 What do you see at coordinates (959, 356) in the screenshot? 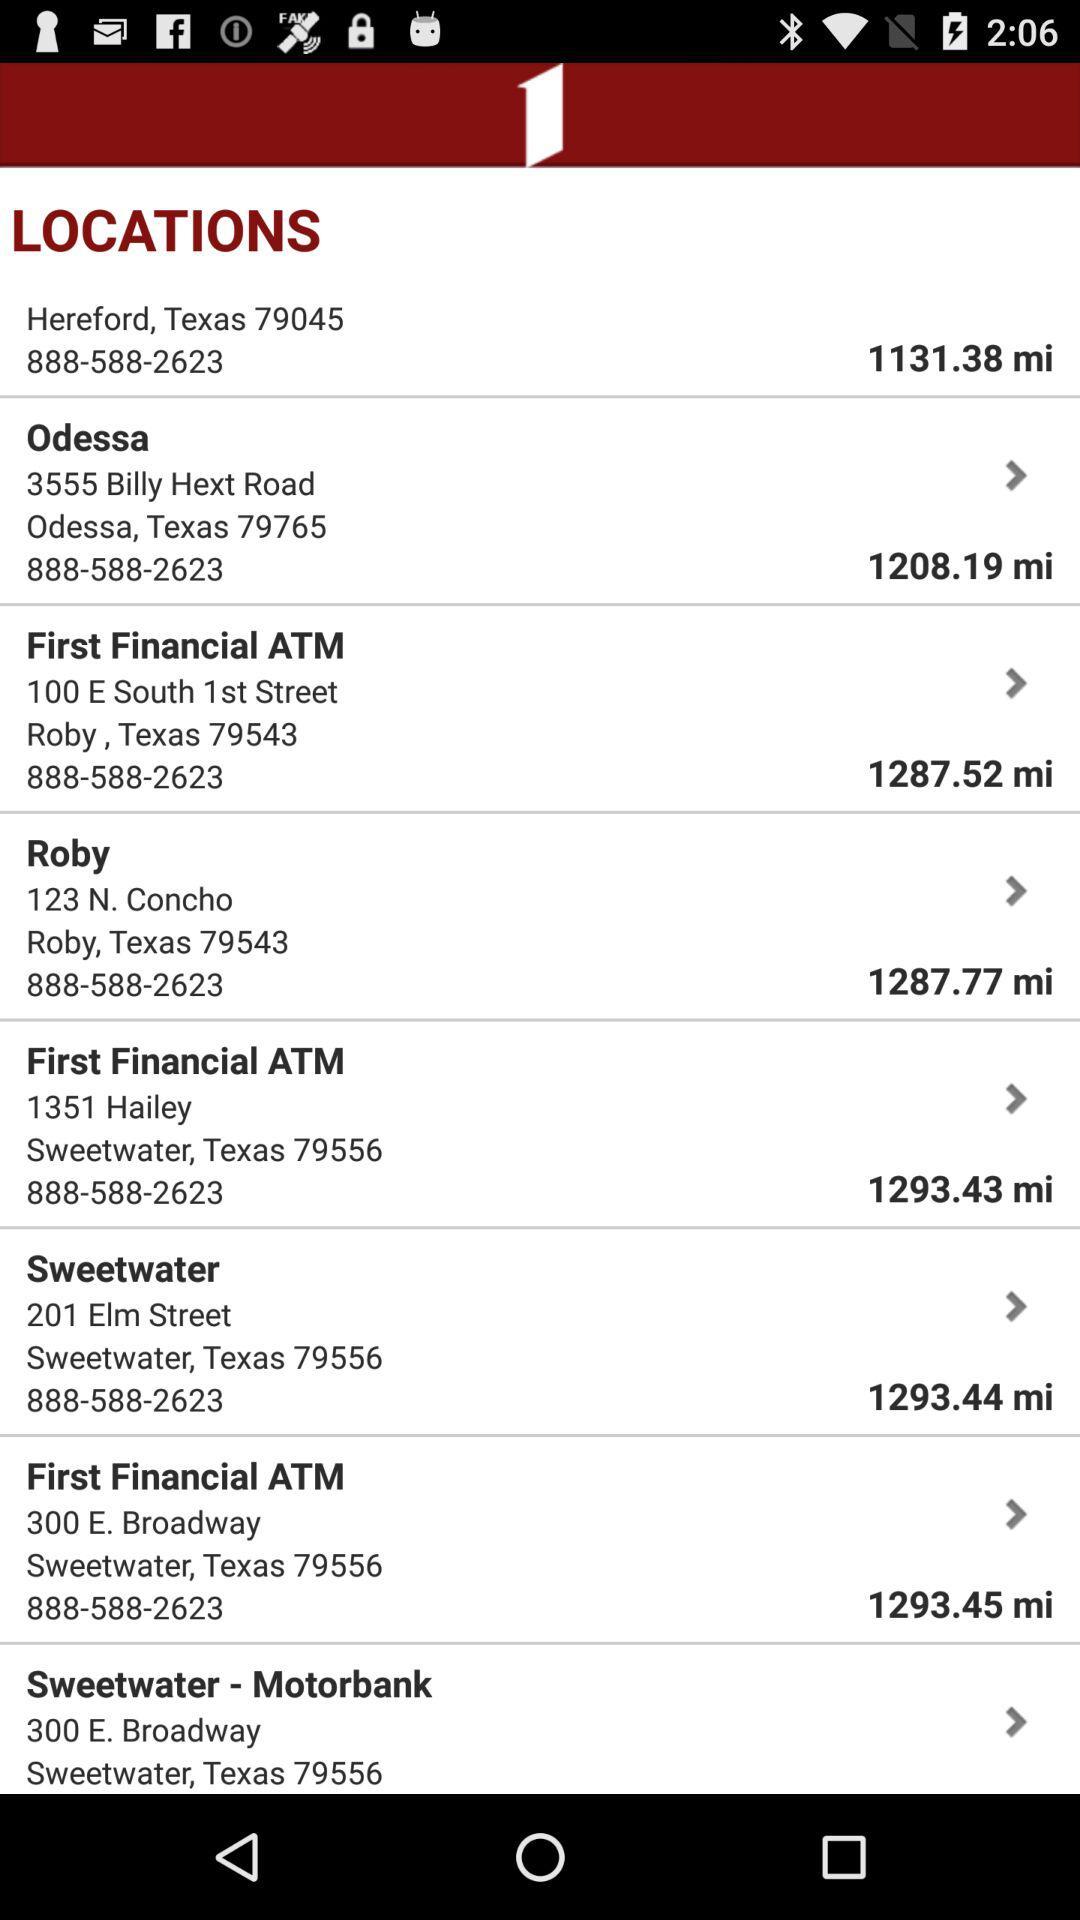
I see `the icon to the right of hereford, texas 79045 icon` at bounding box center [959, 356].